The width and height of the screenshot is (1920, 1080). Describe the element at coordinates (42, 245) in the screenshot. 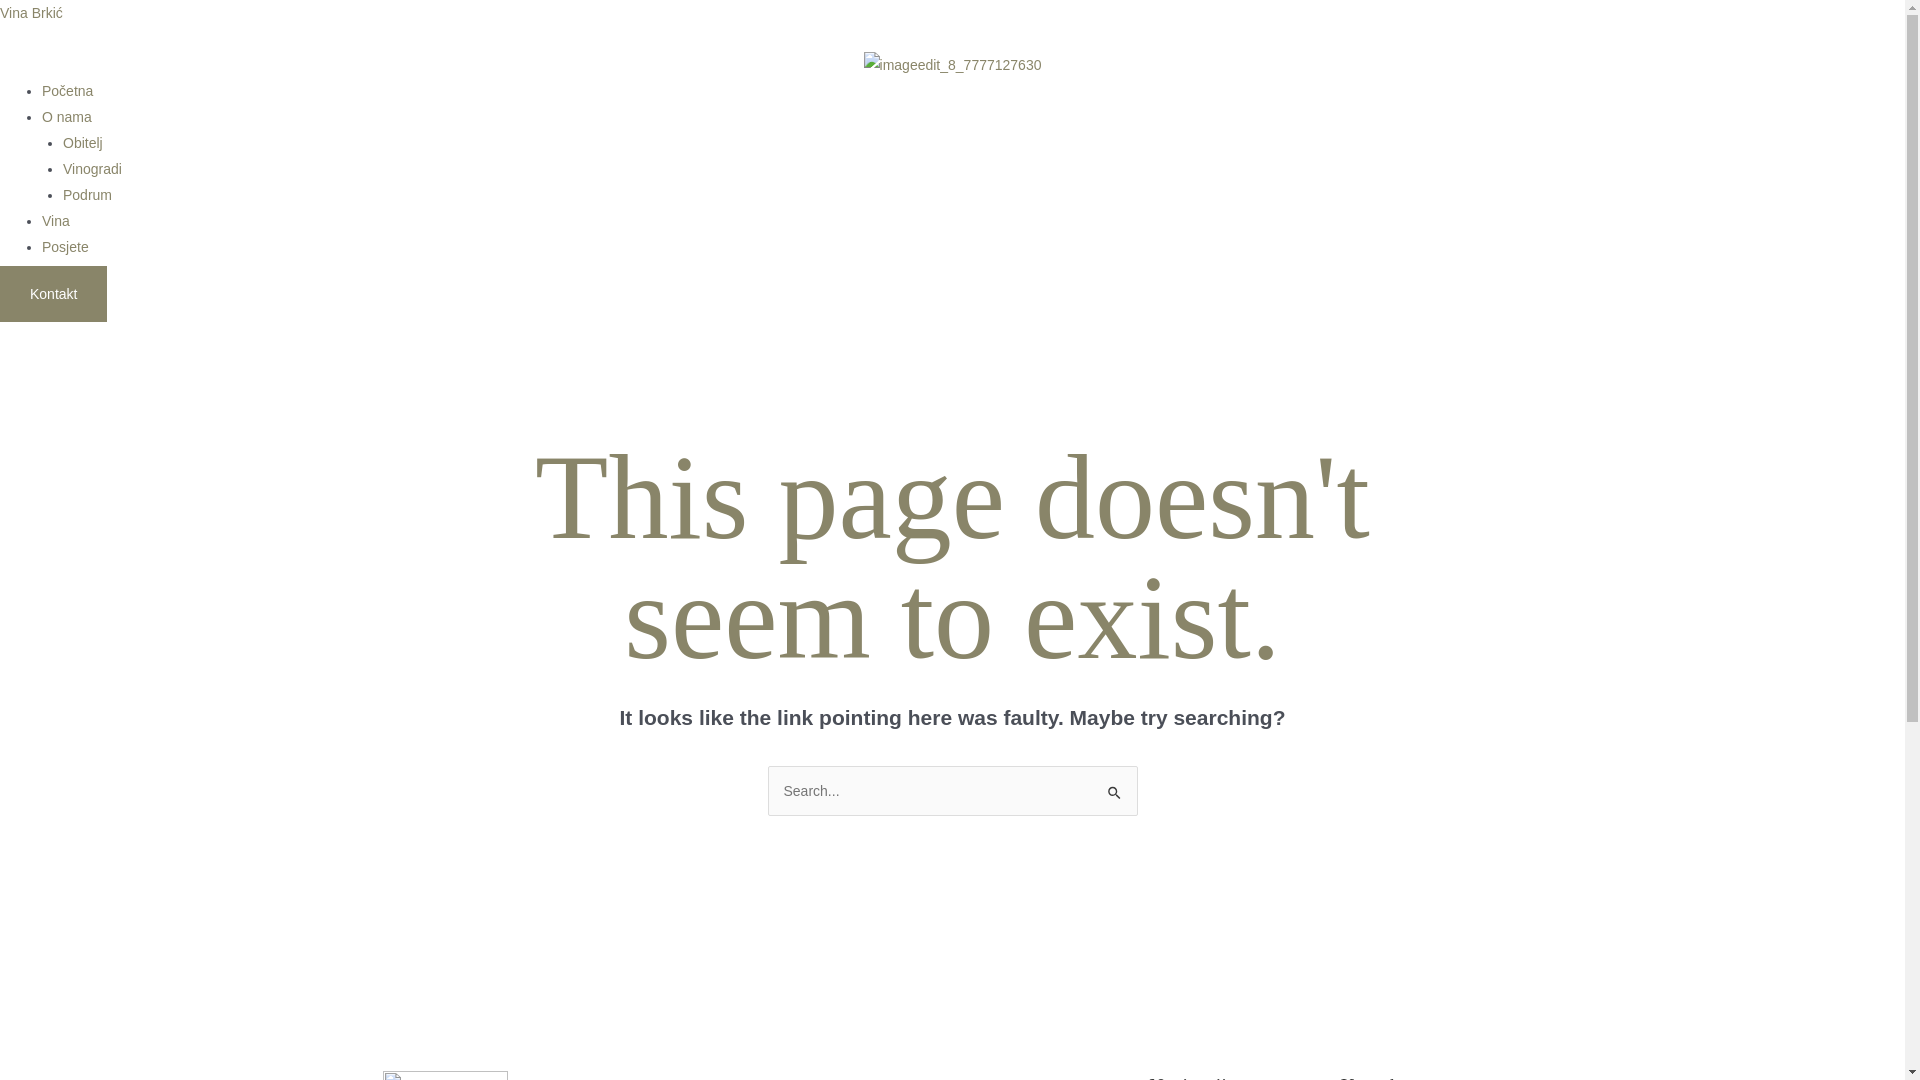

I see `'Posjete'` at that location.